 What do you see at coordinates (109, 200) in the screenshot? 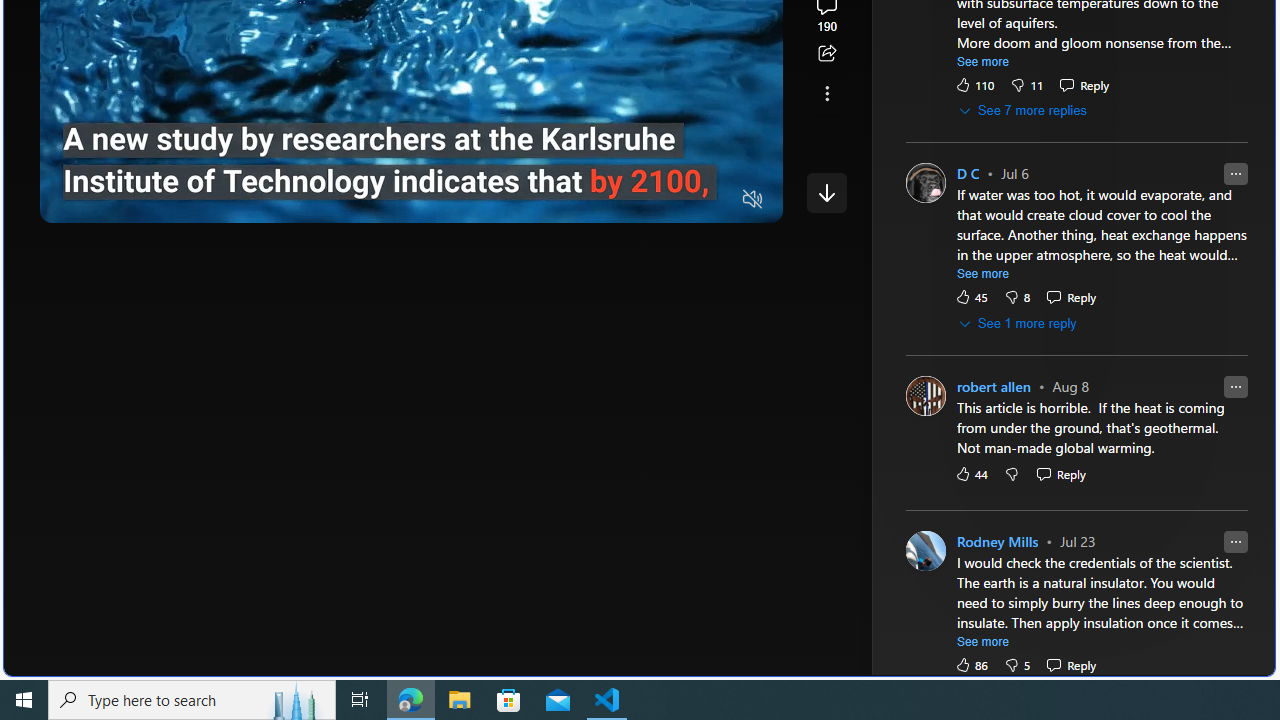
I see `'Seek Back'` at bounding box center [109, 200].